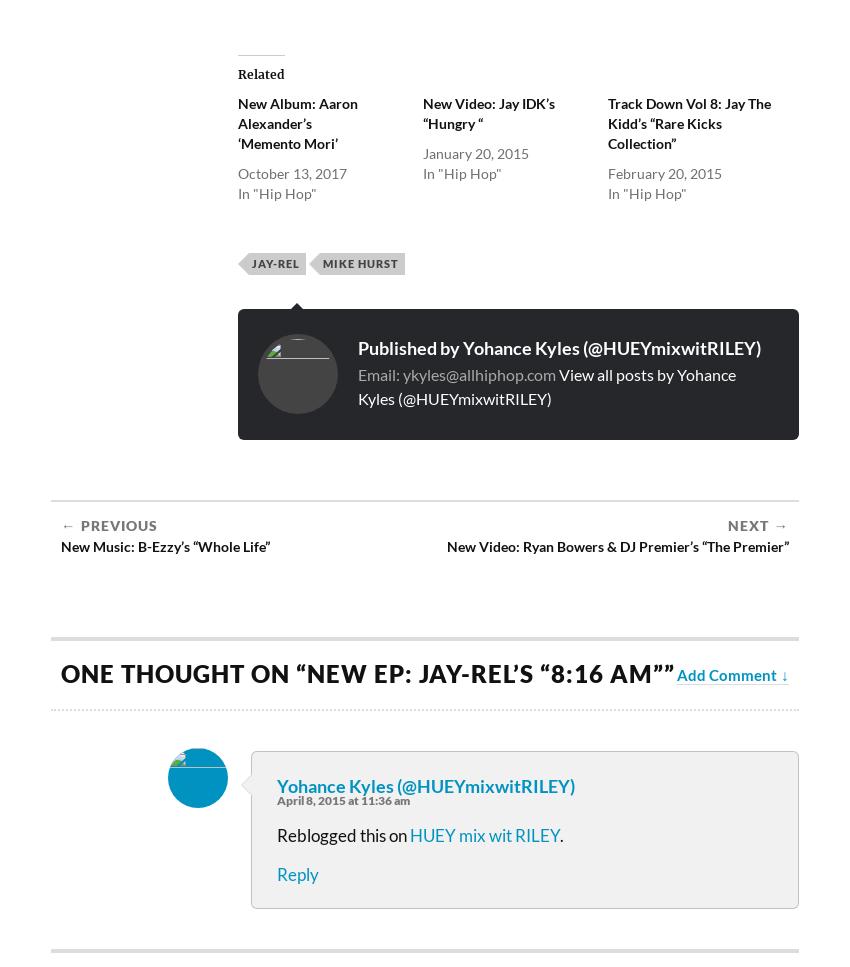 This screenshot has width=850, height=967. I want to click on 'Reply', so click(298, 873).